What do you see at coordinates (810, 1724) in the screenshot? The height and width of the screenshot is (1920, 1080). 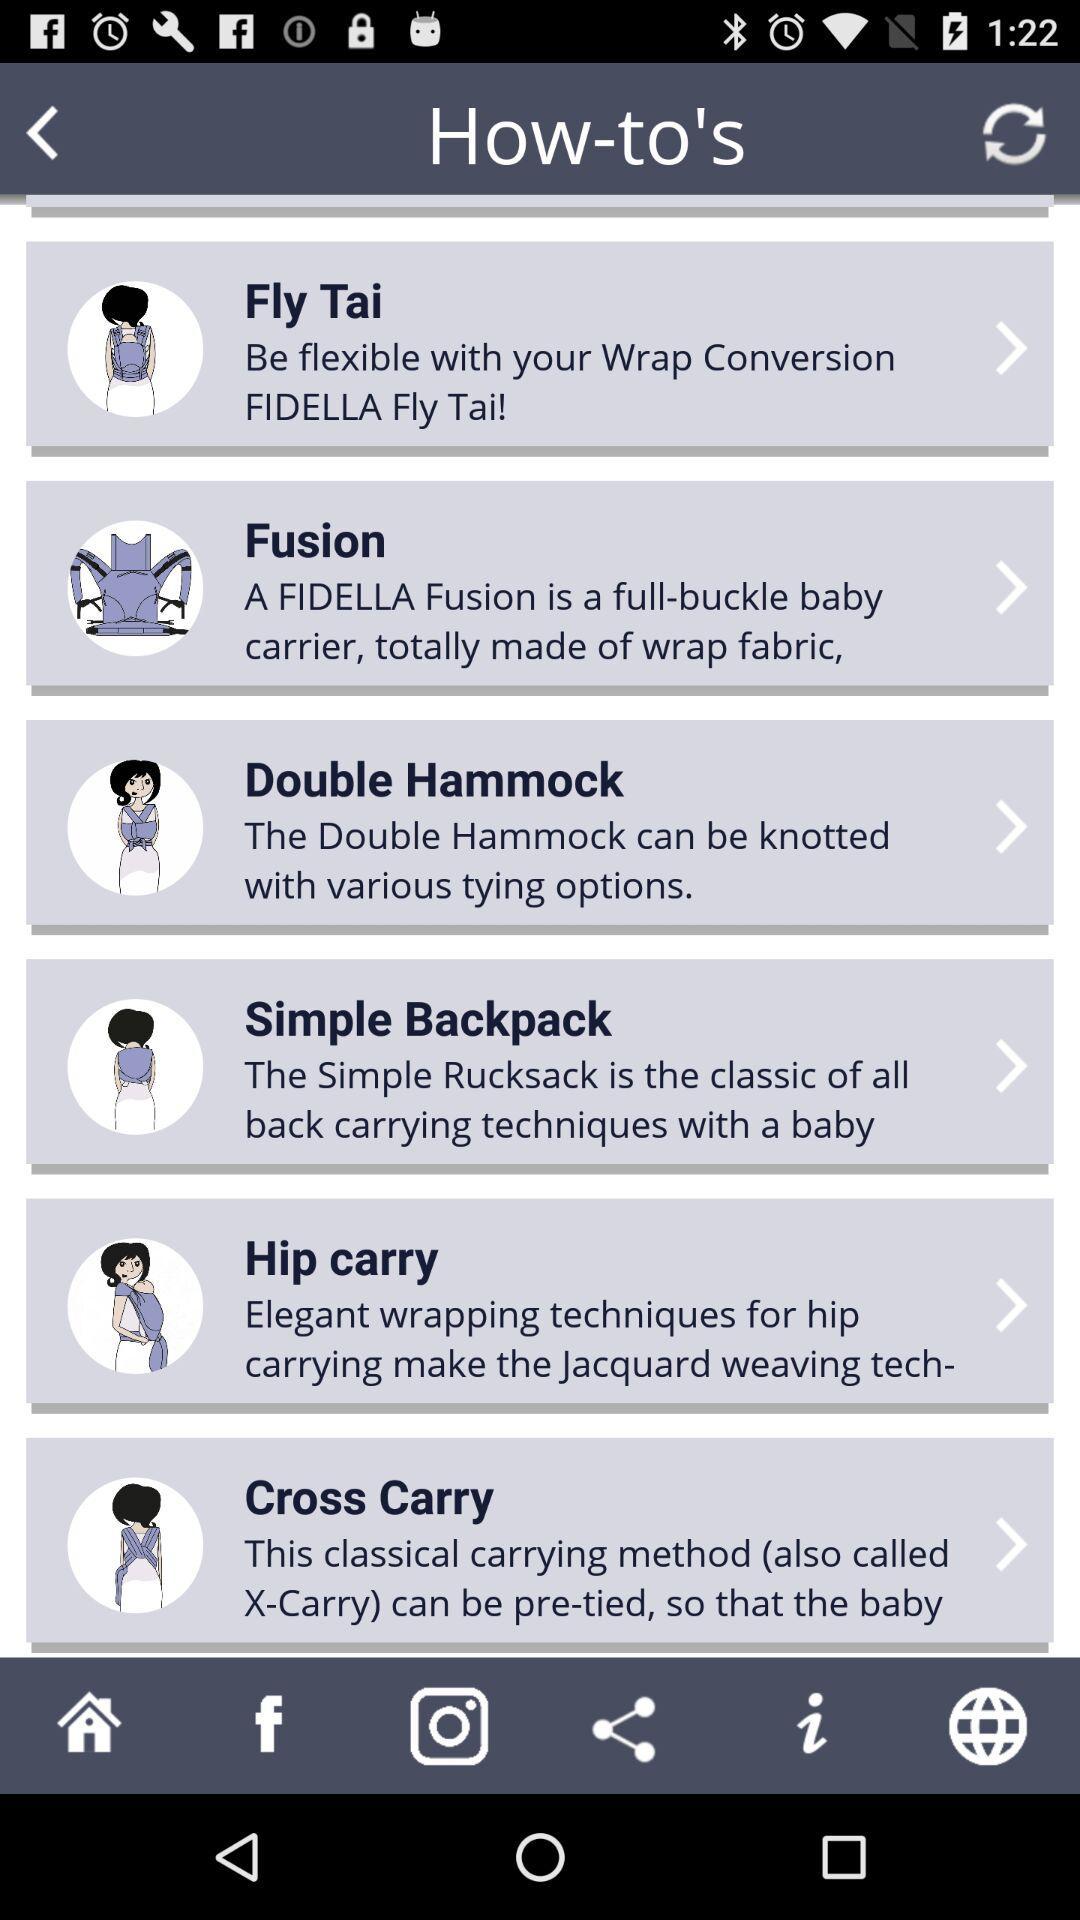 I see `information page` at bounding box center [810, 1724].